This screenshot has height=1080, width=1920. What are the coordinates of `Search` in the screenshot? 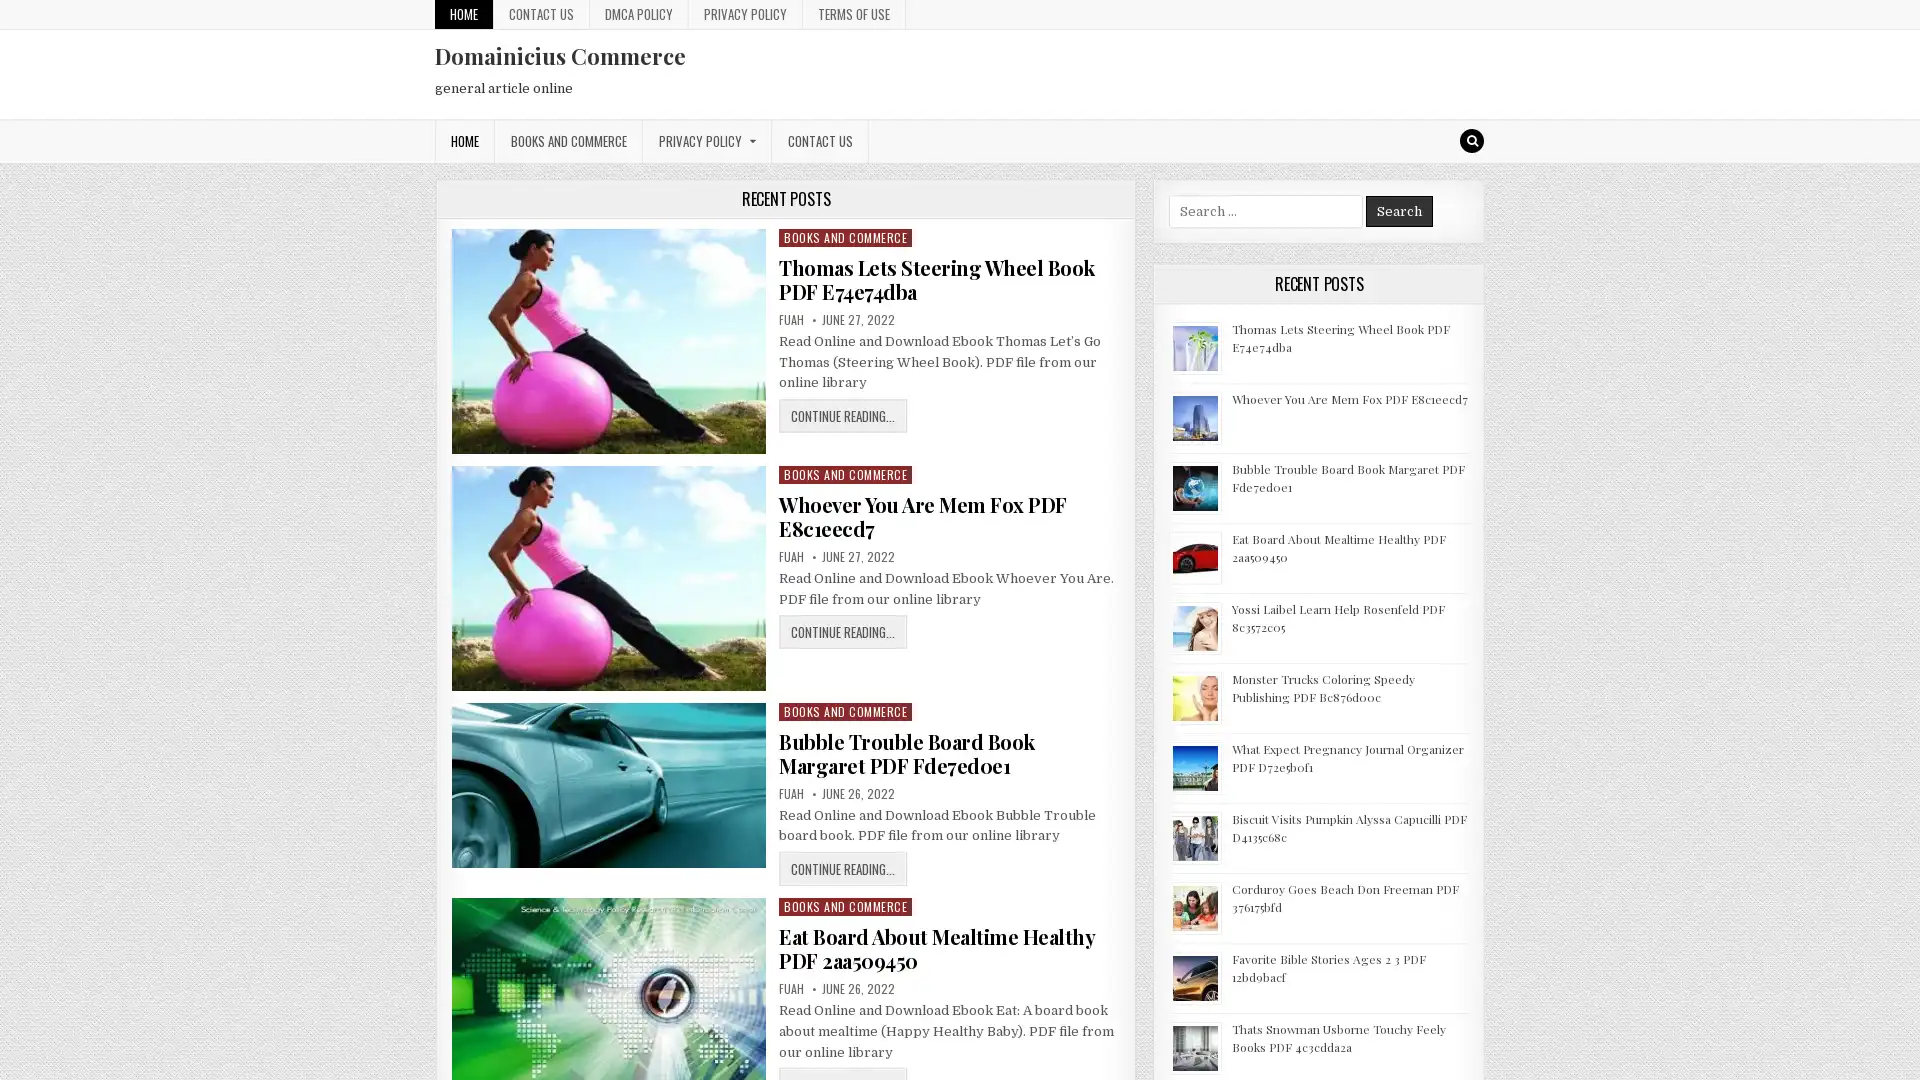 It's located at (1398, 211).